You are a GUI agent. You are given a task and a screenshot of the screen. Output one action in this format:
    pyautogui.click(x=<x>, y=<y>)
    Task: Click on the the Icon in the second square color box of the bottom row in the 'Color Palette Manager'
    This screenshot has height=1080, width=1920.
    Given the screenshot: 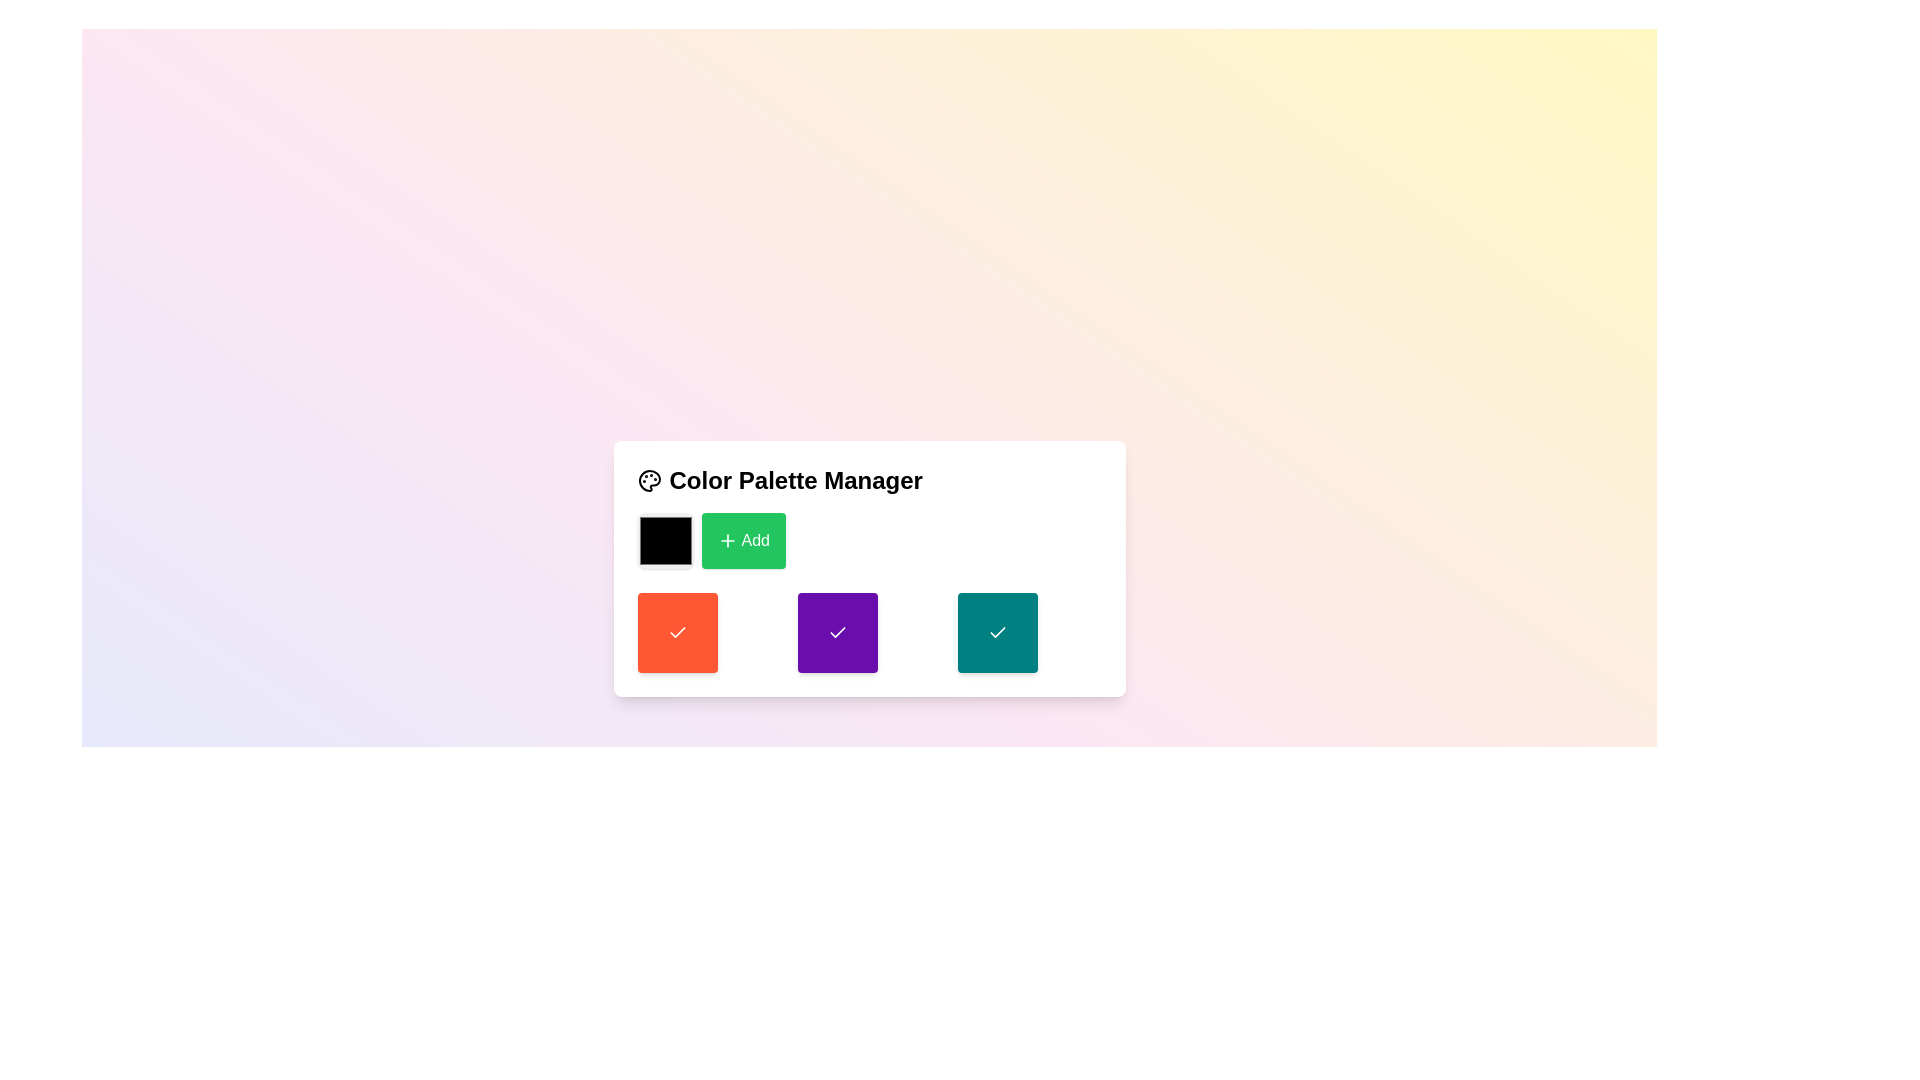 What is the action you would take?
    pyautogui.click(x=837, y=632)
    